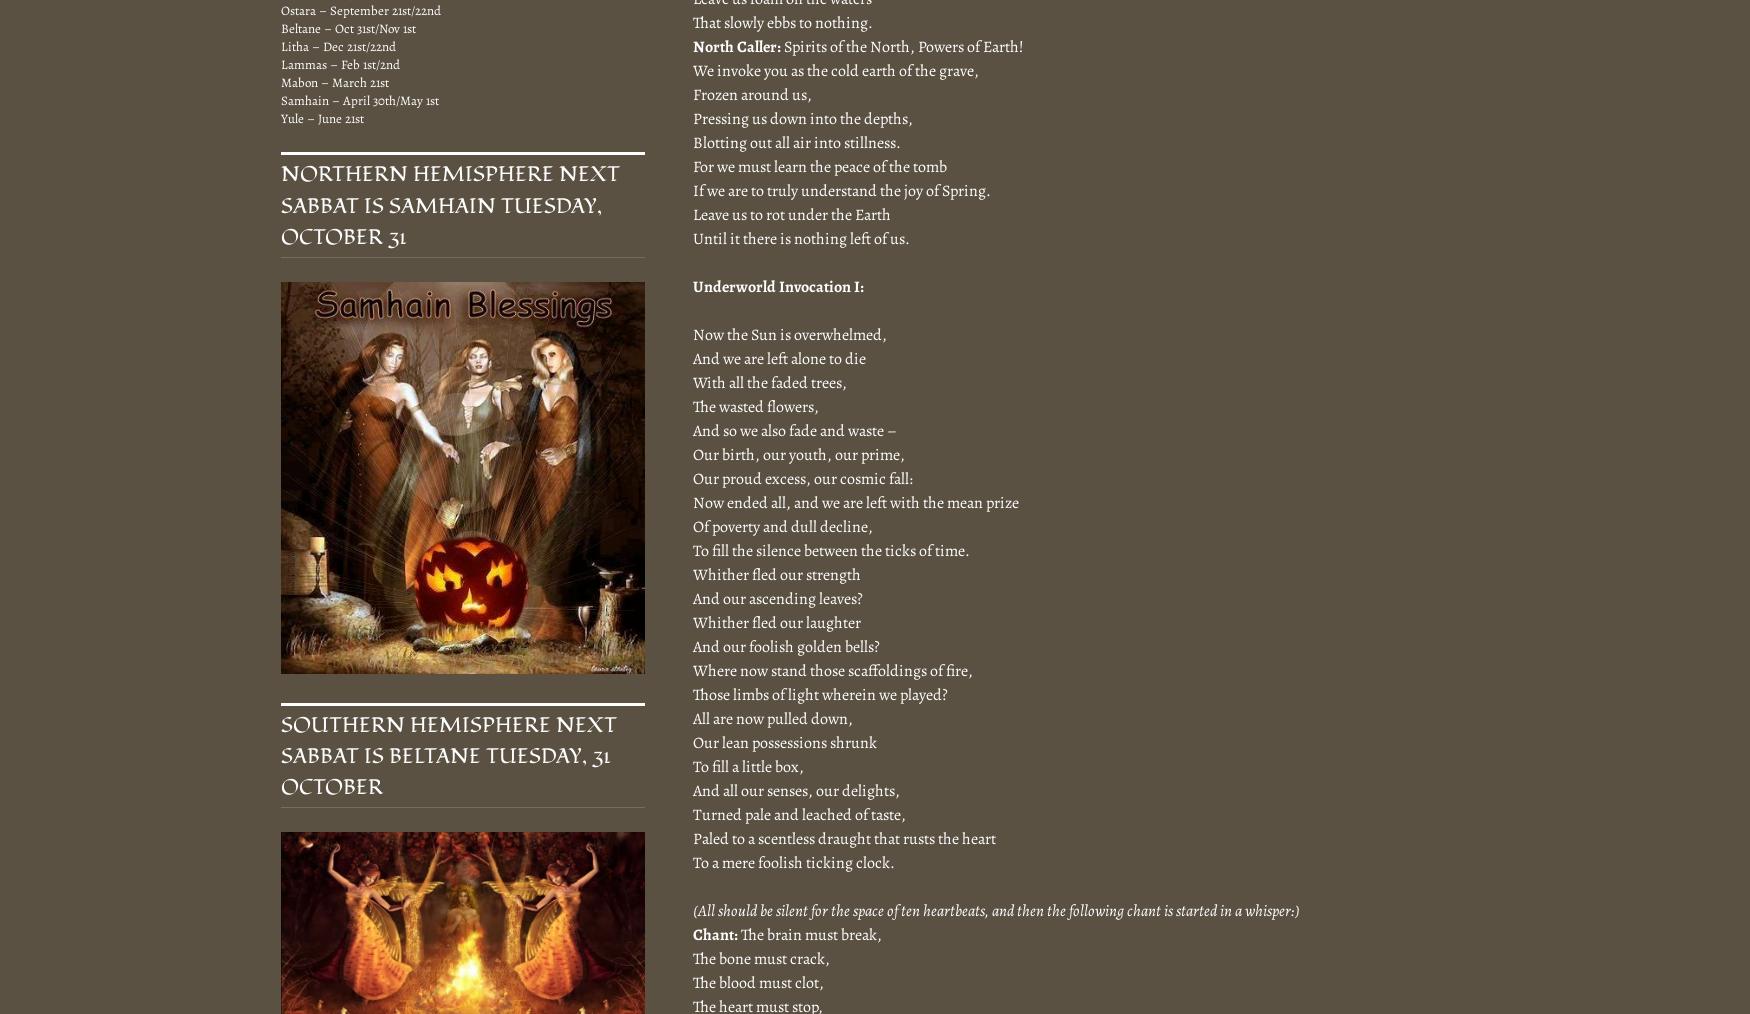 Image resolution: width=1750 pixels, height=1014 pixels. What do you see at coordinates (996, 908) in the screenshot?
I see `'(All should be silent for the space of ten heartbeats, and then the following chant is started in a whisper:)'` at bounding box center [996, 908].